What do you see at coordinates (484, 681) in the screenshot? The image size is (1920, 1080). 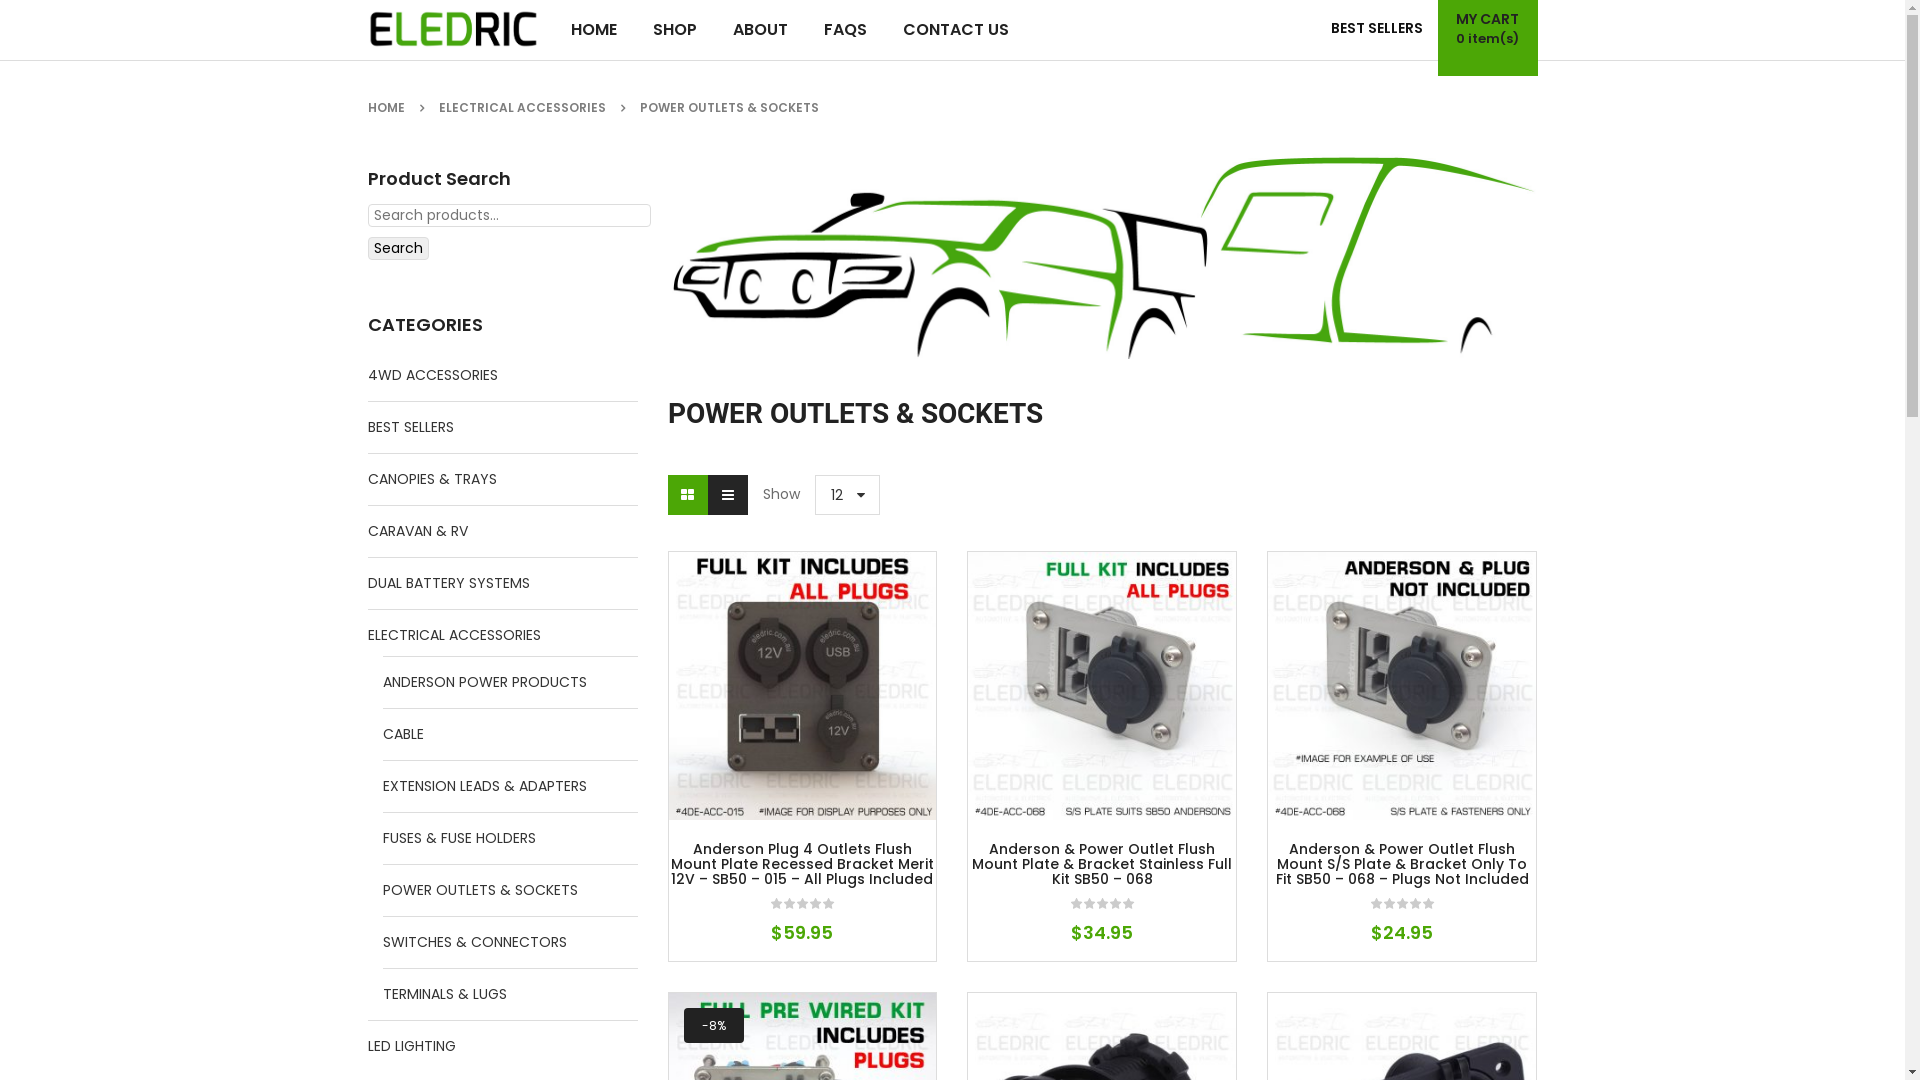 I see `'ANDERSON POWER PRODUCTS'` at bounding box center [484, 681].